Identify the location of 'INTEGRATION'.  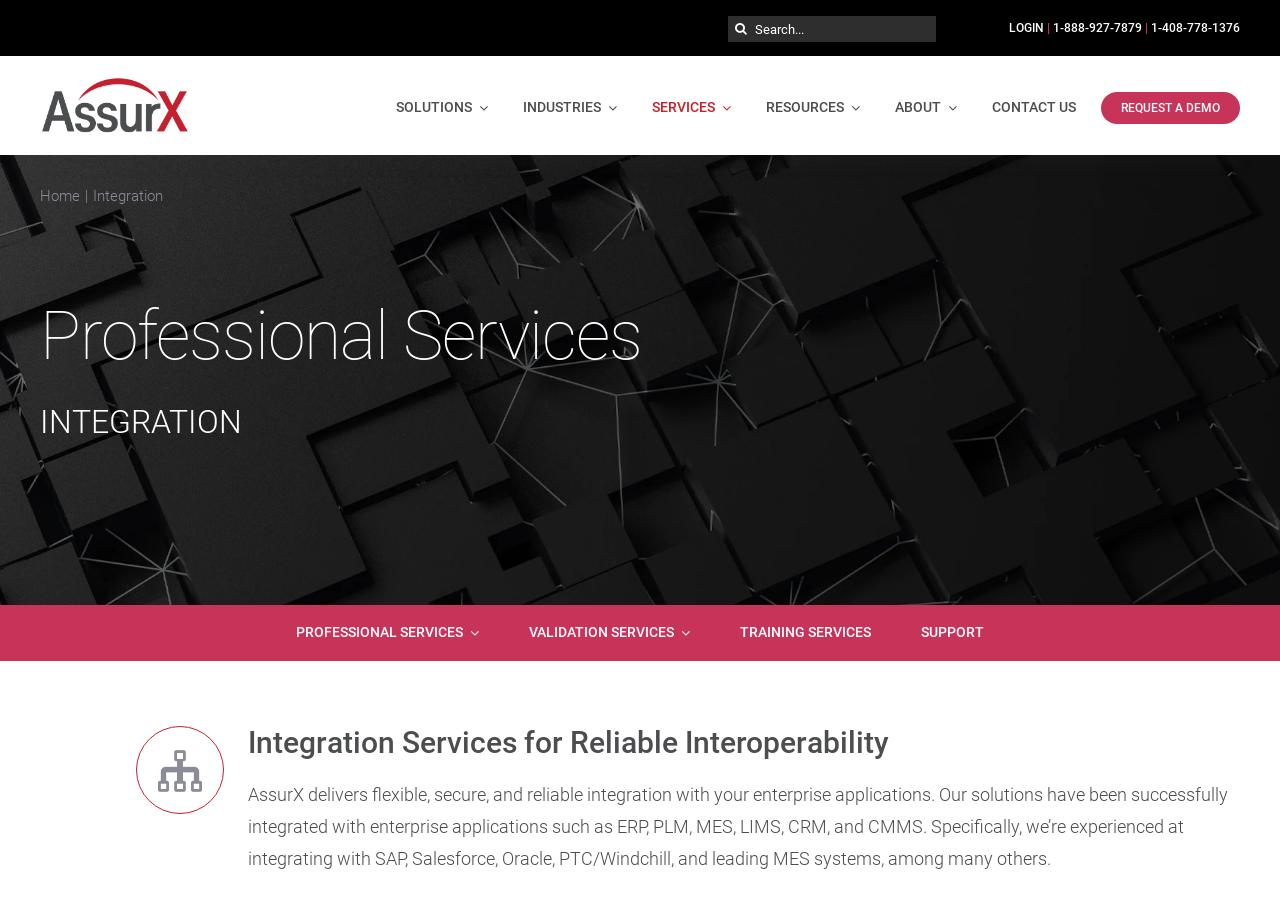
(139, 421).